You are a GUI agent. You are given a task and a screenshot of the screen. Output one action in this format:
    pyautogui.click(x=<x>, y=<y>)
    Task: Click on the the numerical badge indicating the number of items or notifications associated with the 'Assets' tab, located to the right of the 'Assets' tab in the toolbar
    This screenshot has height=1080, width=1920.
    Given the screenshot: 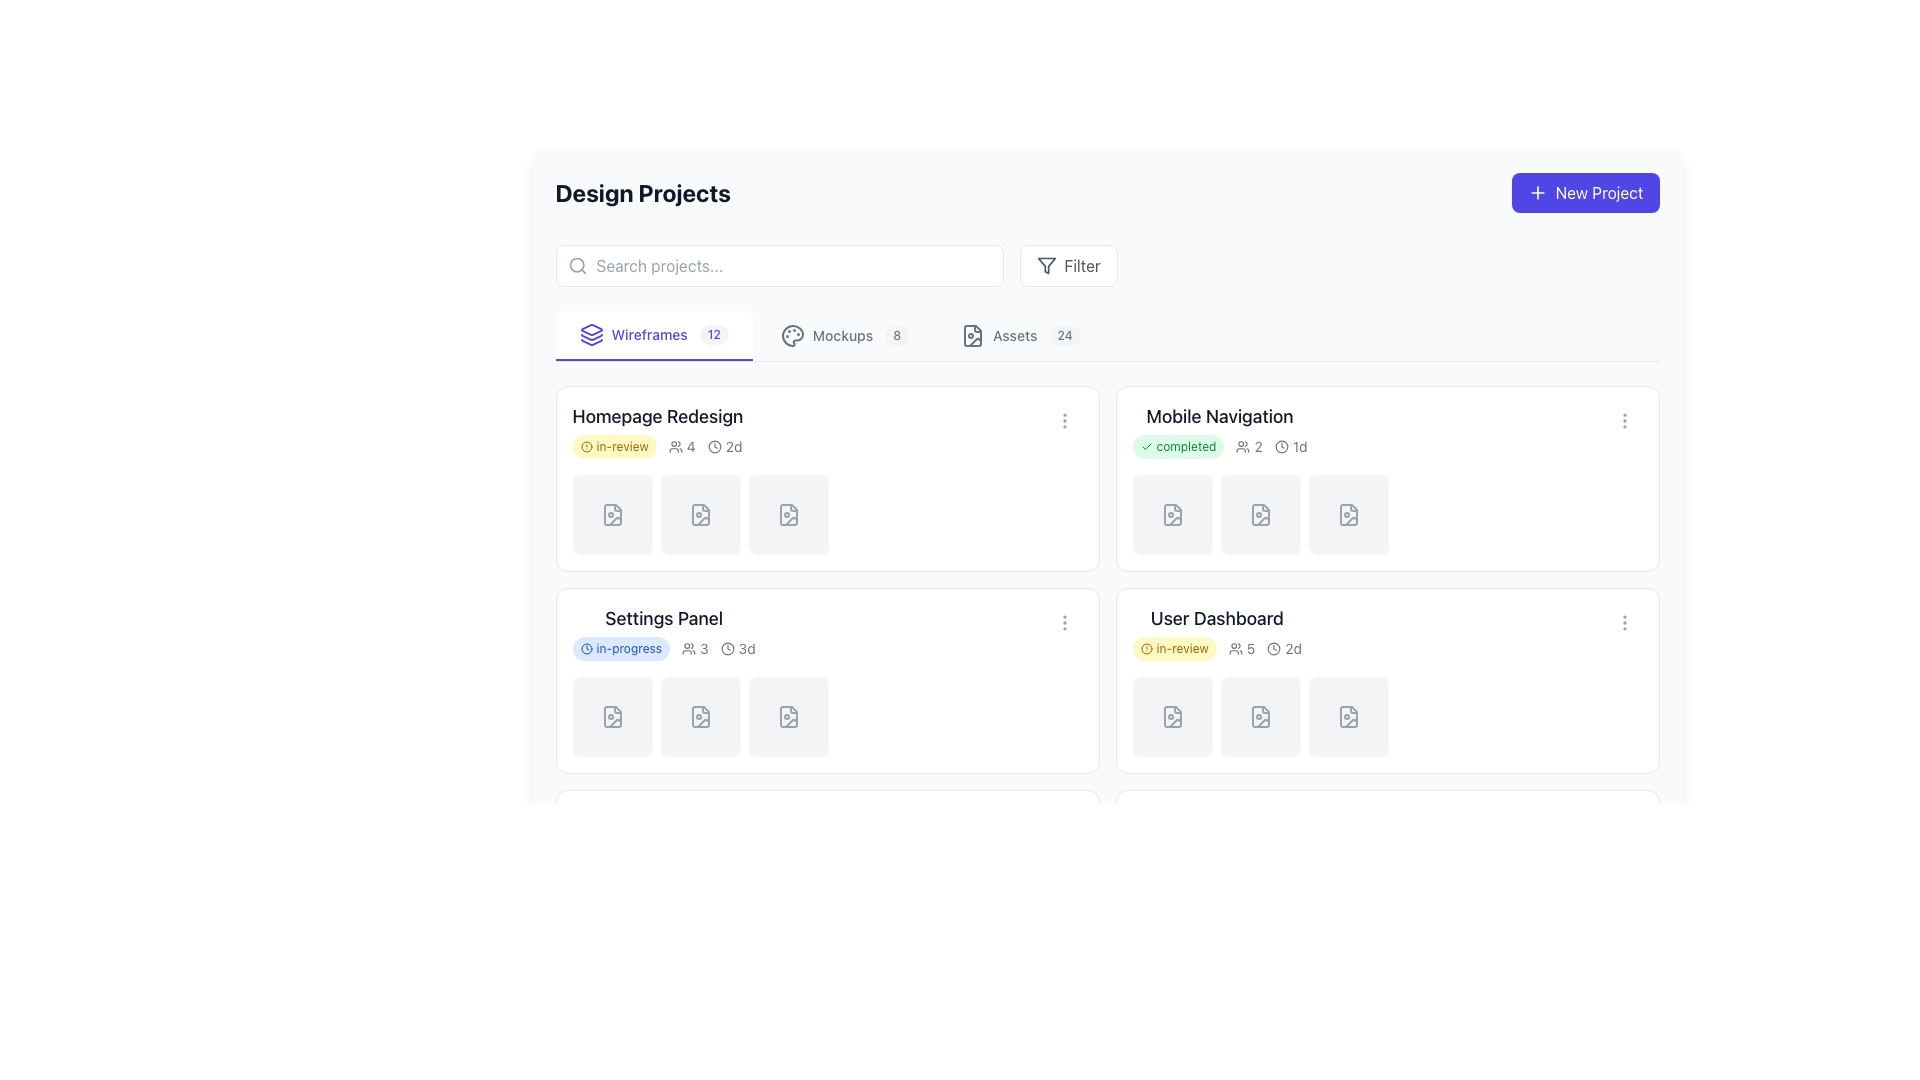 What is the action you would take?
    pyautogui.click(x=1064, y=334)
    